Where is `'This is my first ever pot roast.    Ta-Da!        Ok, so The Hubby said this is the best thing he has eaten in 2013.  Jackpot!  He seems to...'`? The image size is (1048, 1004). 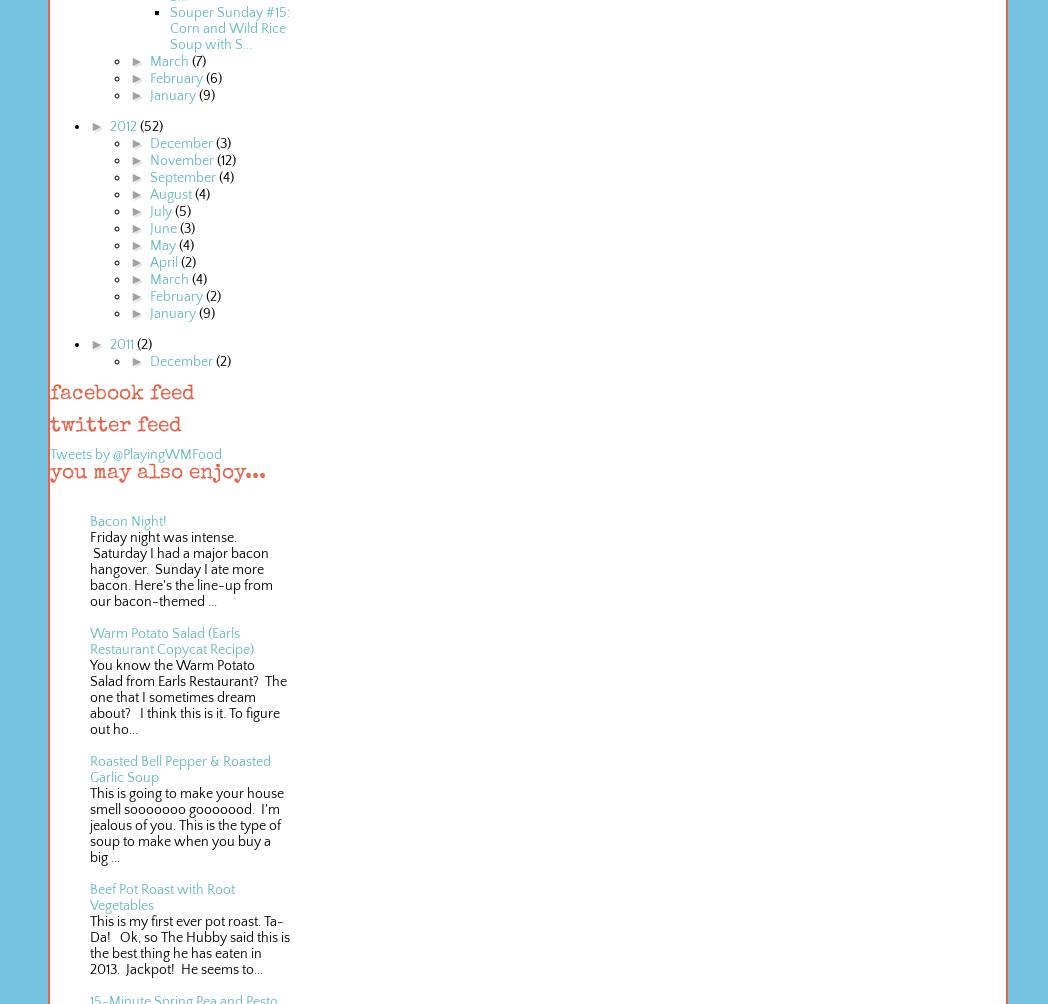 'This is my first ever pot roast.    Ta-Da!        Ok, so The Hubby said this is the best thing he has eaten in 2013.  Jackpot!  He seems to...' is located at coordinates (189, 944).